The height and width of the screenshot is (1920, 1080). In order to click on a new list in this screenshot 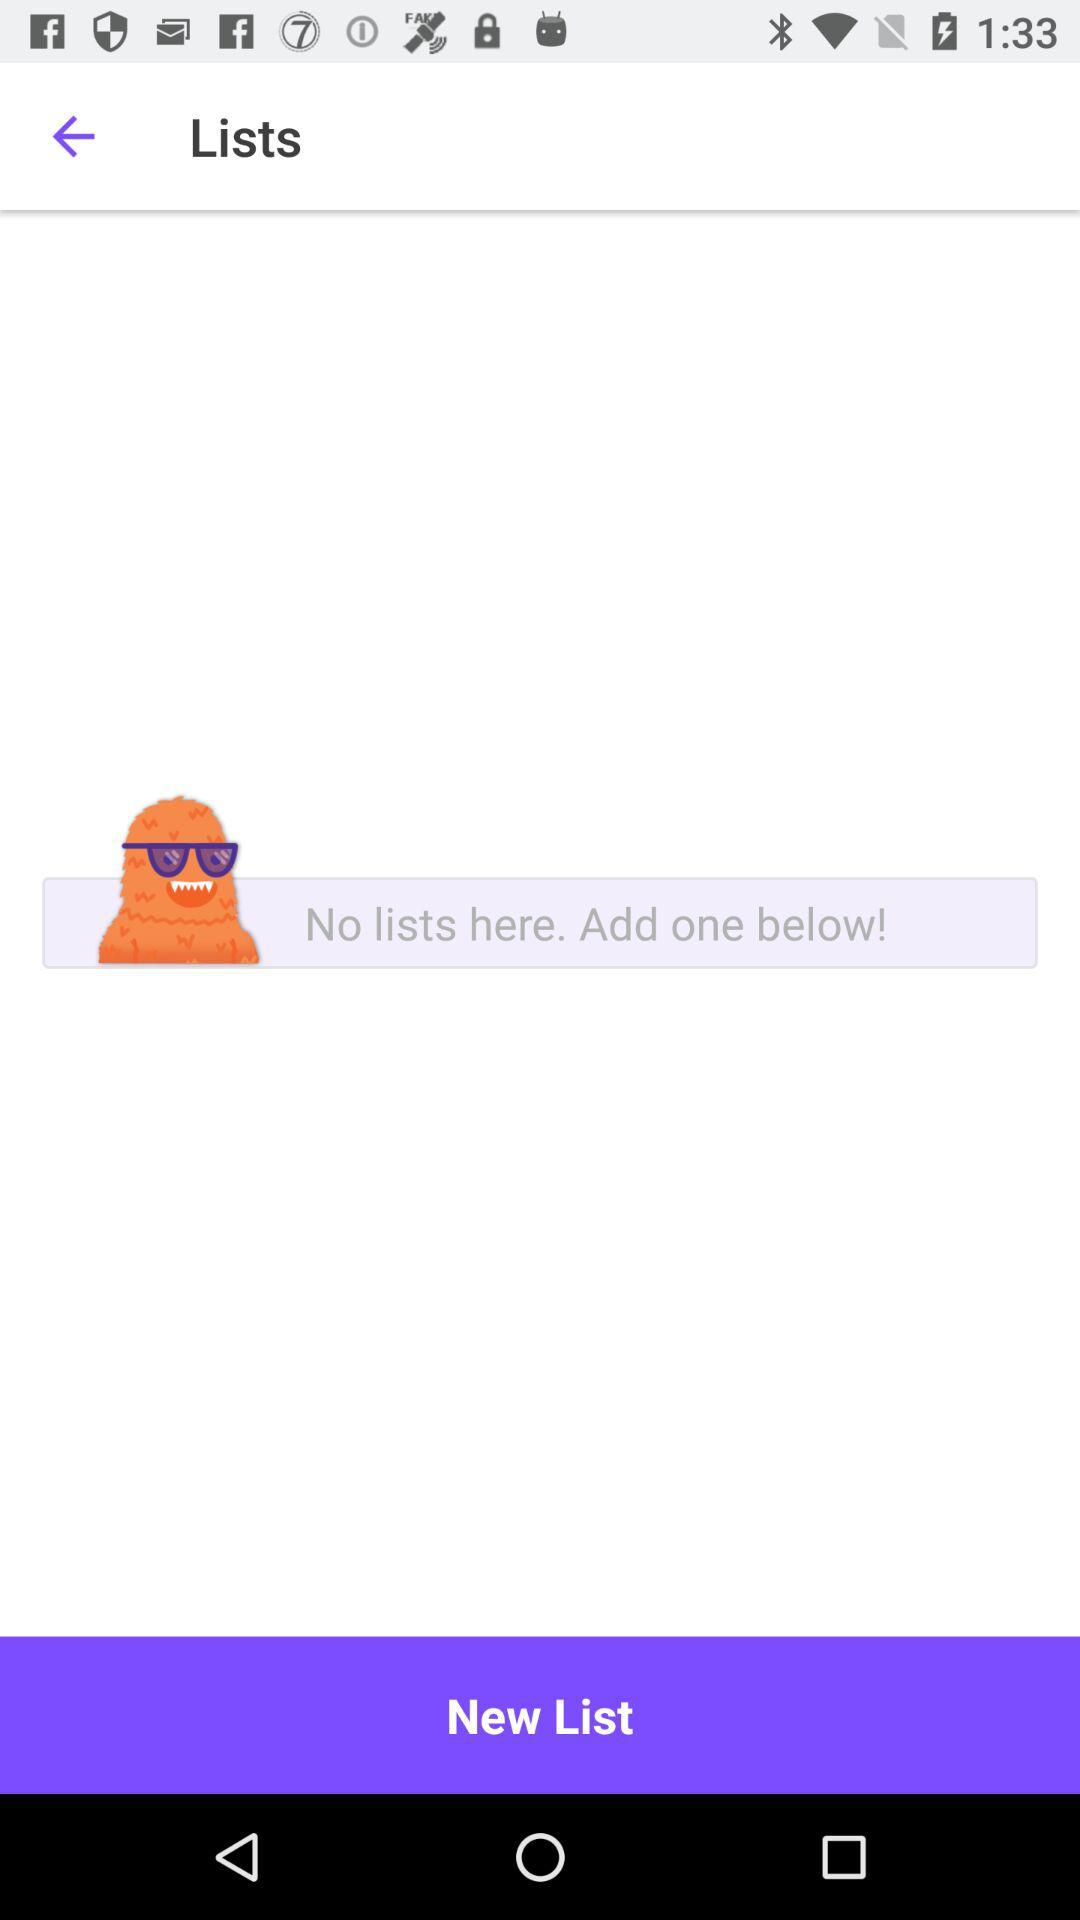, I will do `click(540, 922)`.